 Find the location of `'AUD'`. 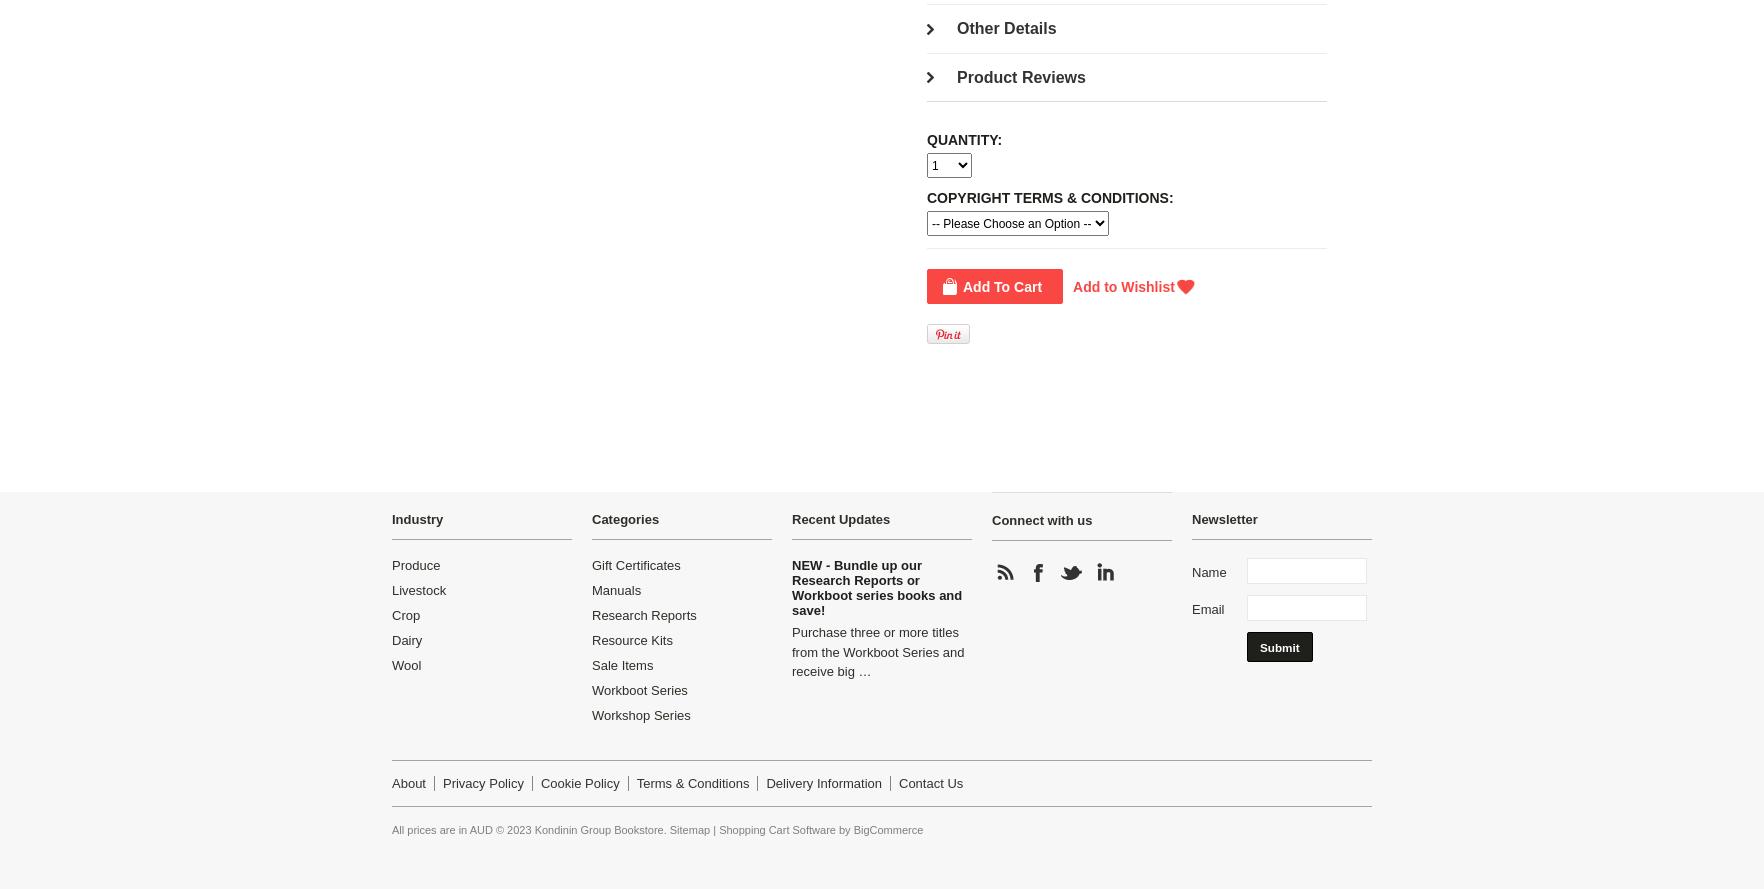

'AUD' is located at coordinates (480, 828).